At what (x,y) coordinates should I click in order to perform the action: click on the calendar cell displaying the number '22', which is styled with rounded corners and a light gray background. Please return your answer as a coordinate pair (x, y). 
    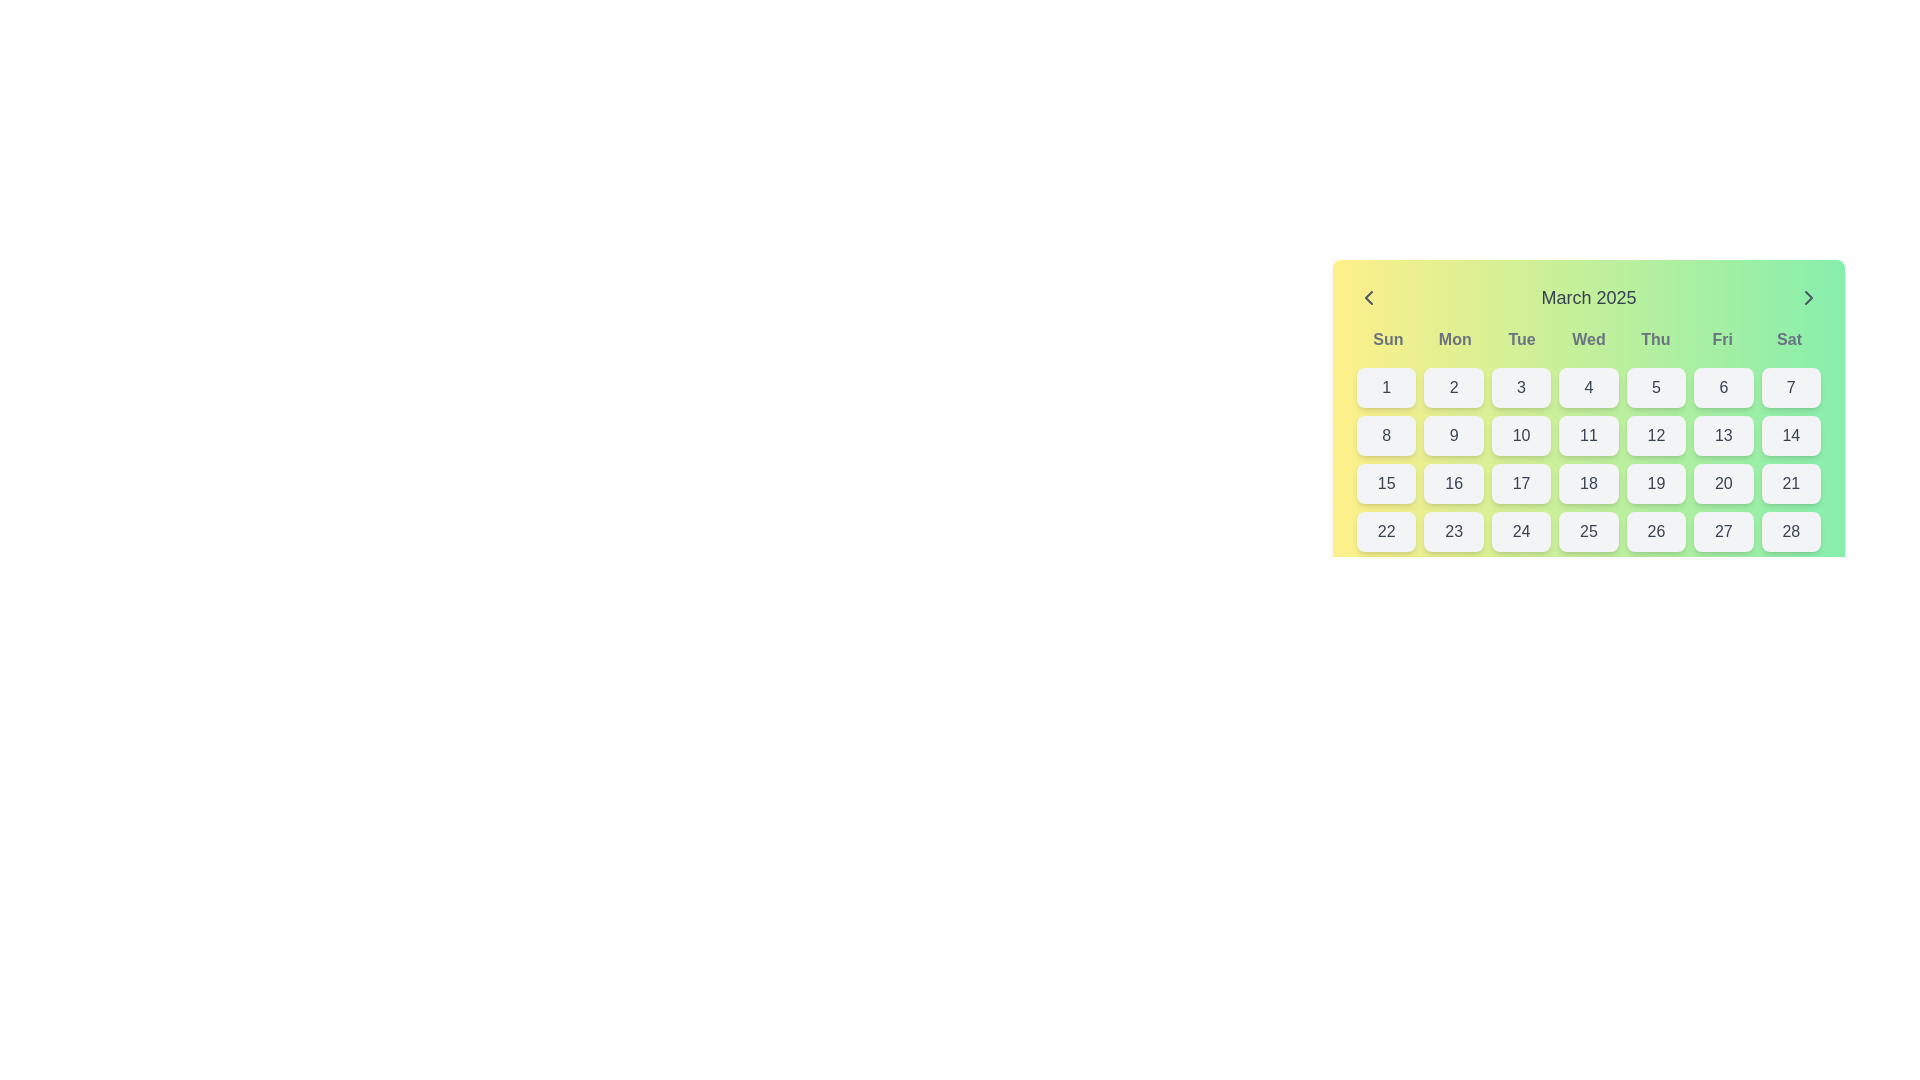
    Looking at the image, I should click on (1385, 531).